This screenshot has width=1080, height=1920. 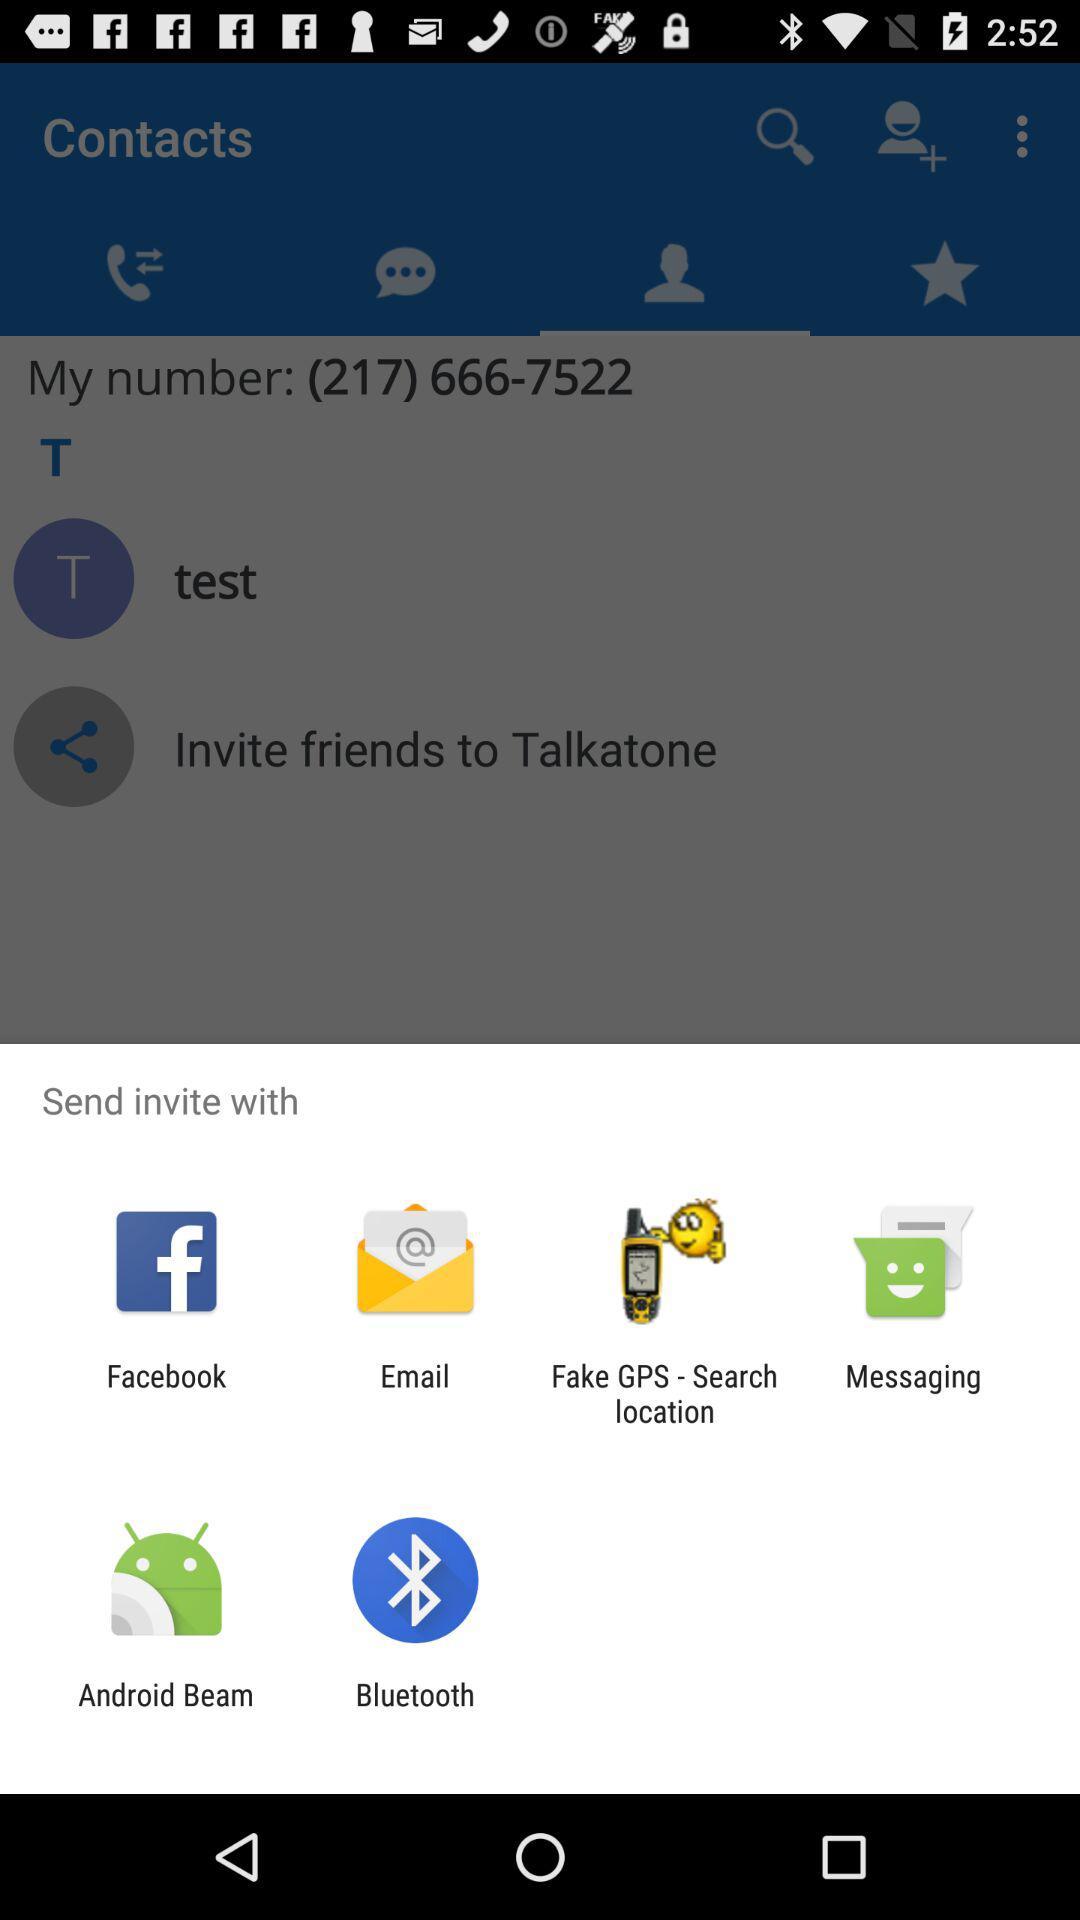 I want to click on fake gps search item, so click(x=664, y=1392).